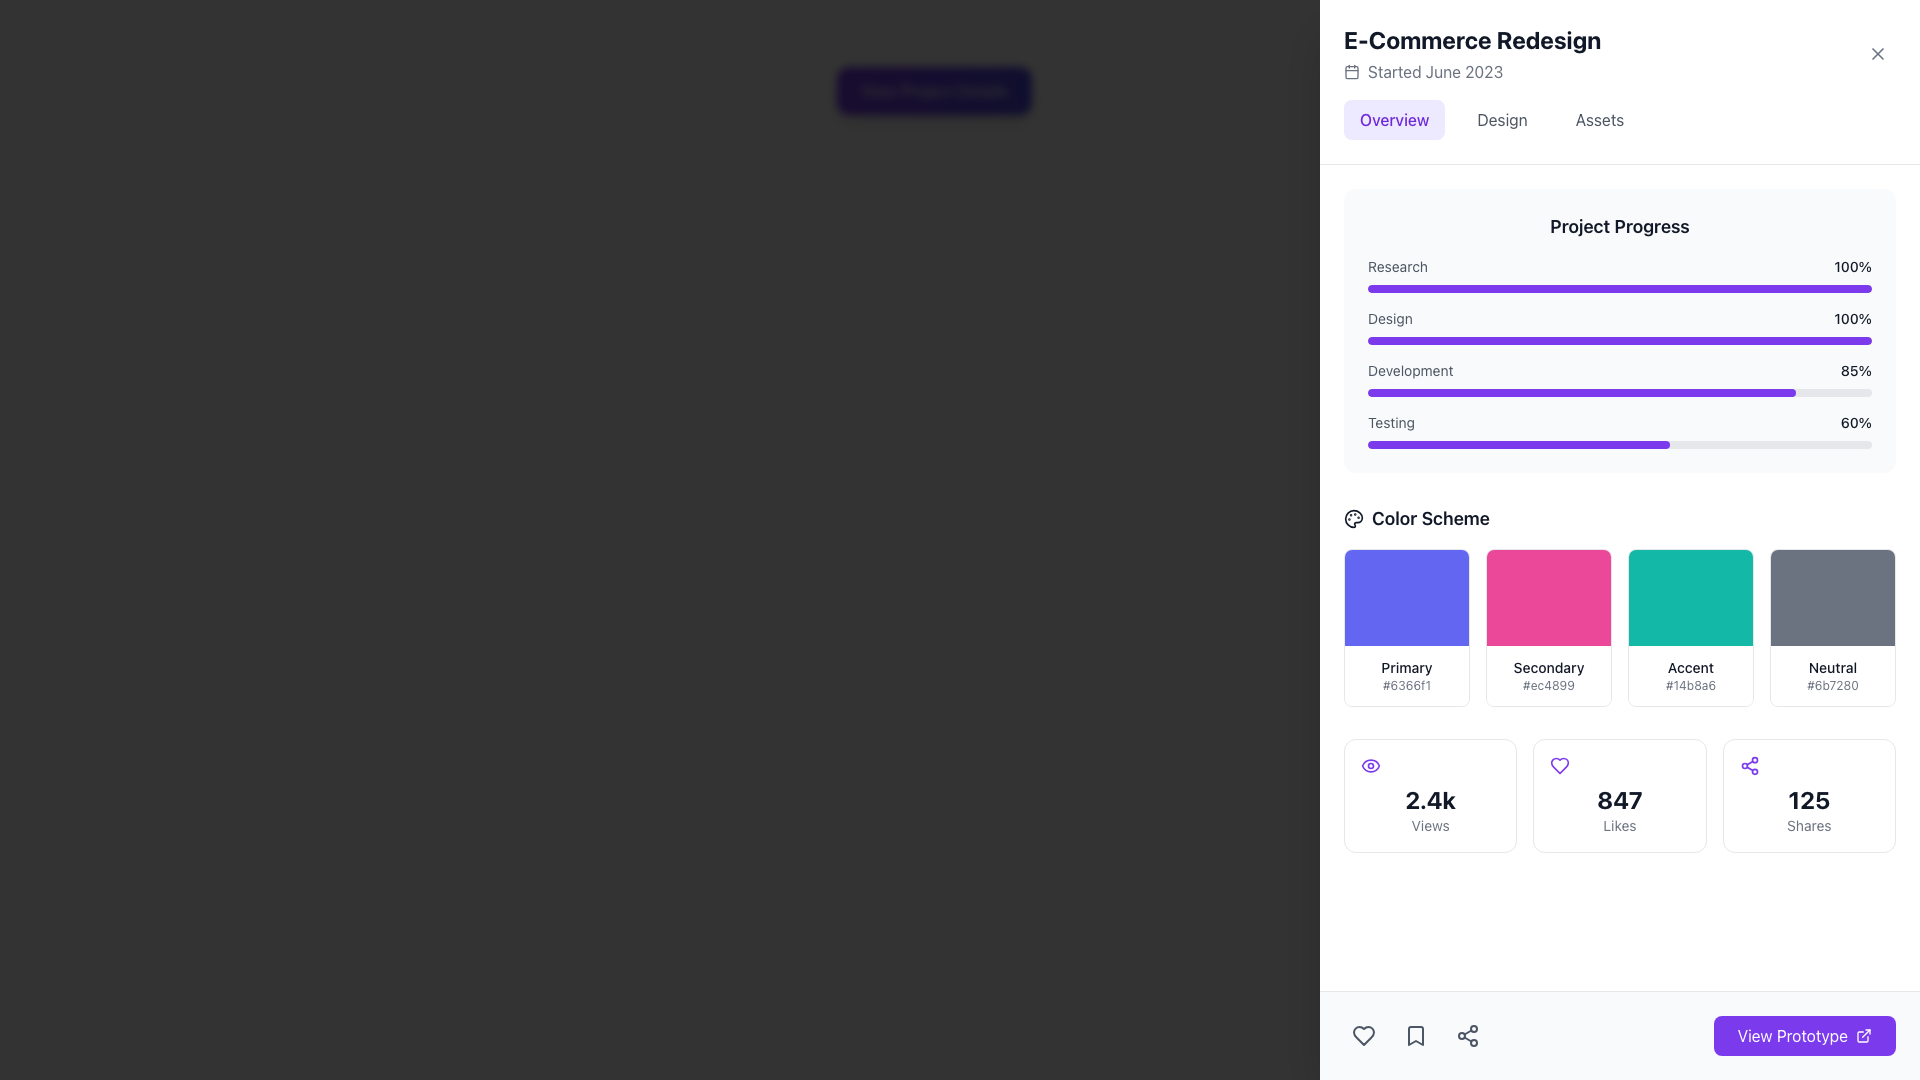 Image resolution: width=1920 pixels, height=1080 pixels. What do you see at coordinates (1809, 798) in the screenshot?
I see `number '125' displayed in bold text above the label 'Shares' in the bottom right card-like component of the share details interface` at bounding box center [1809, 798].